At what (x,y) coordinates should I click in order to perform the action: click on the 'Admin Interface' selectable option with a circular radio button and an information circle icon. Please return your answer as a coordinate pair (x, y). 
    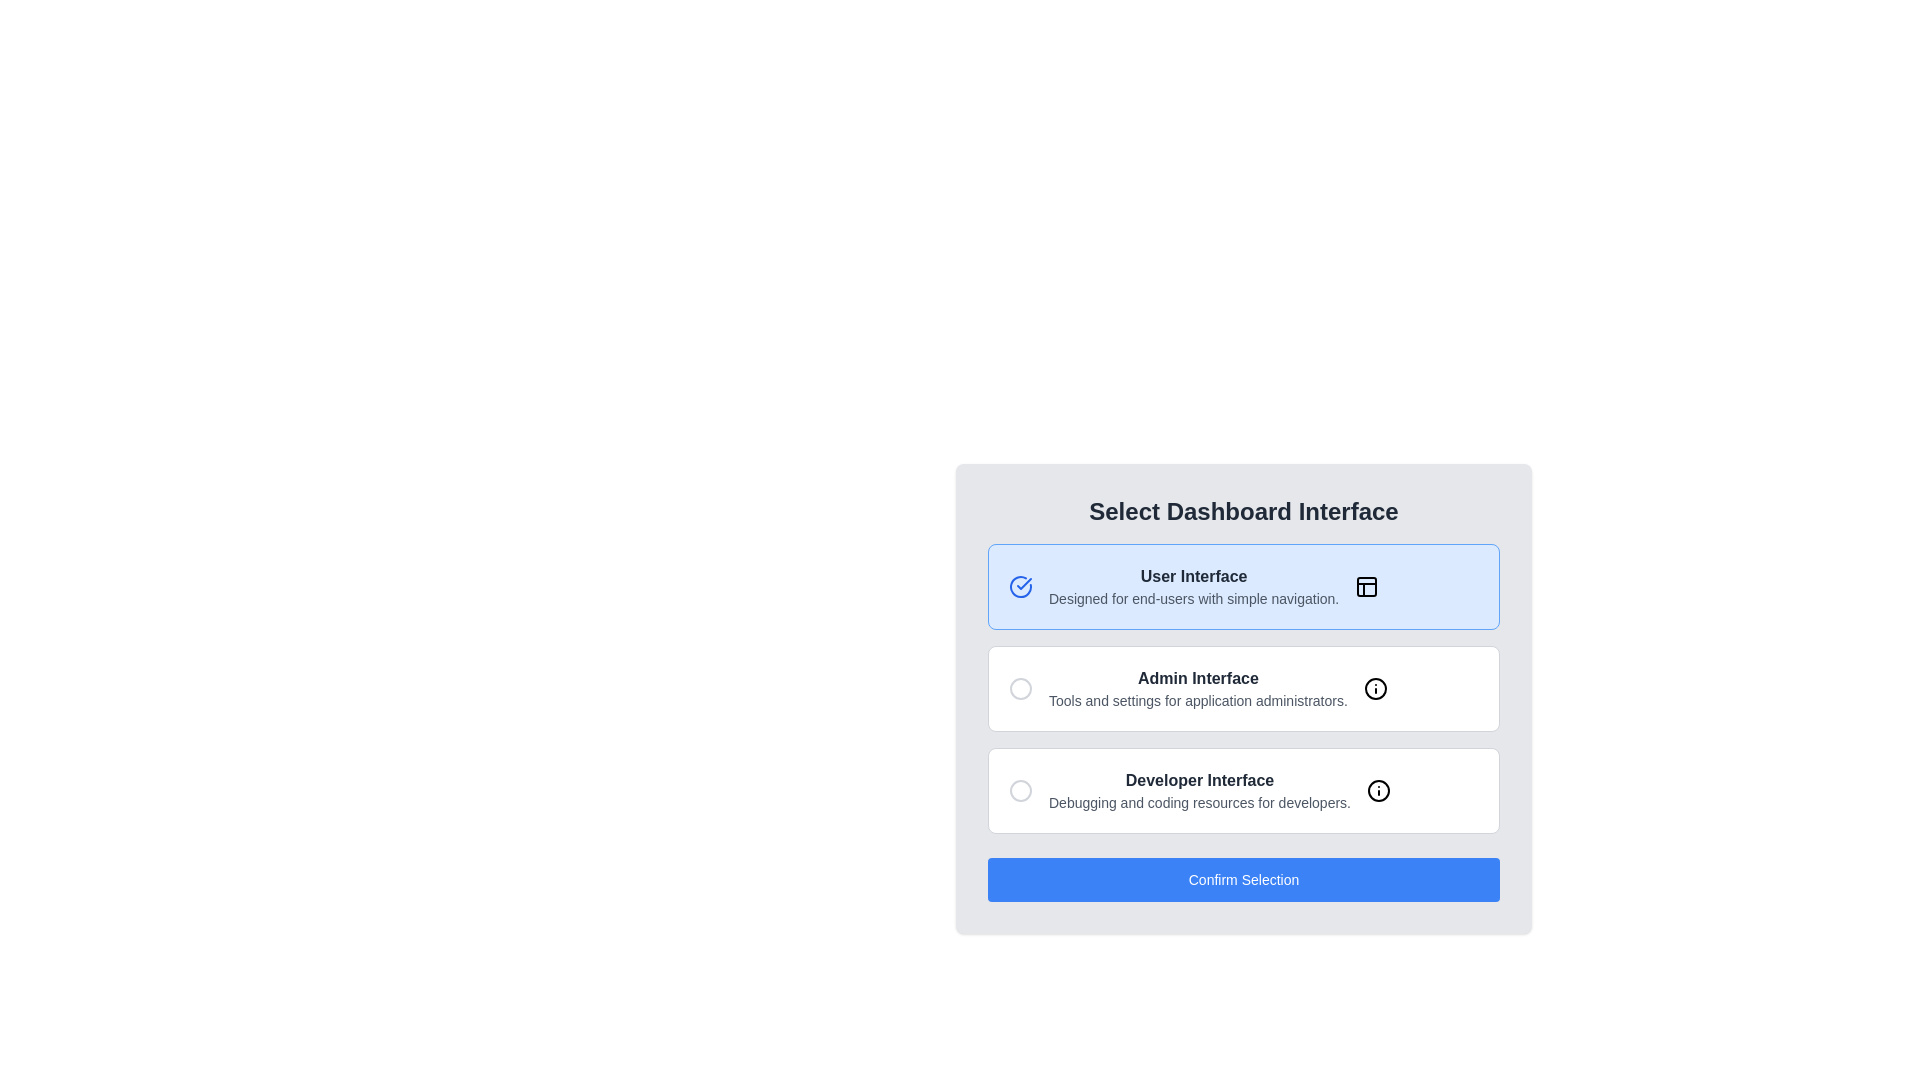
    Looking at the image, I should click on (1242, 688).